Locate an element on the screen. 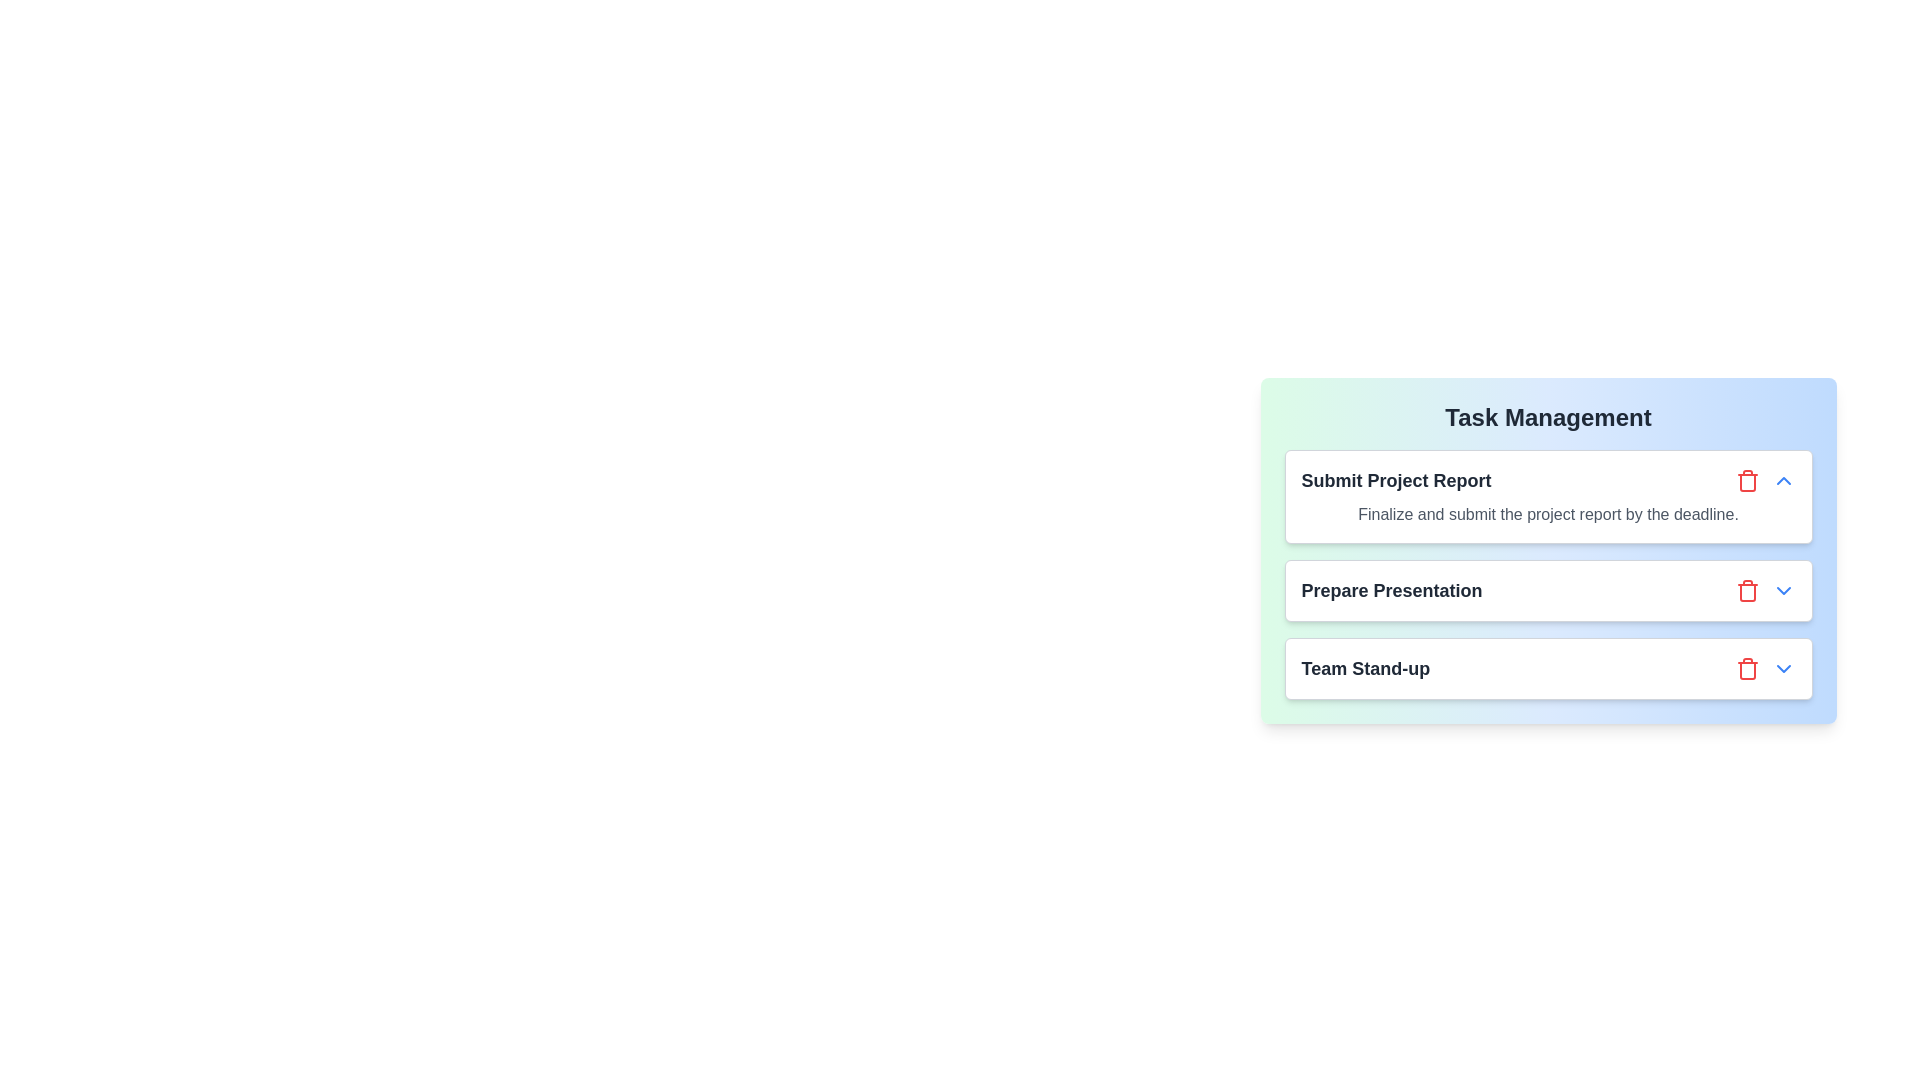  the text label indicating the name or description of a task, located in the 'Task Management' section, positioned between 'Submit Project Report' and 'Team Stand-up' is located at coordinates (1391, 589).